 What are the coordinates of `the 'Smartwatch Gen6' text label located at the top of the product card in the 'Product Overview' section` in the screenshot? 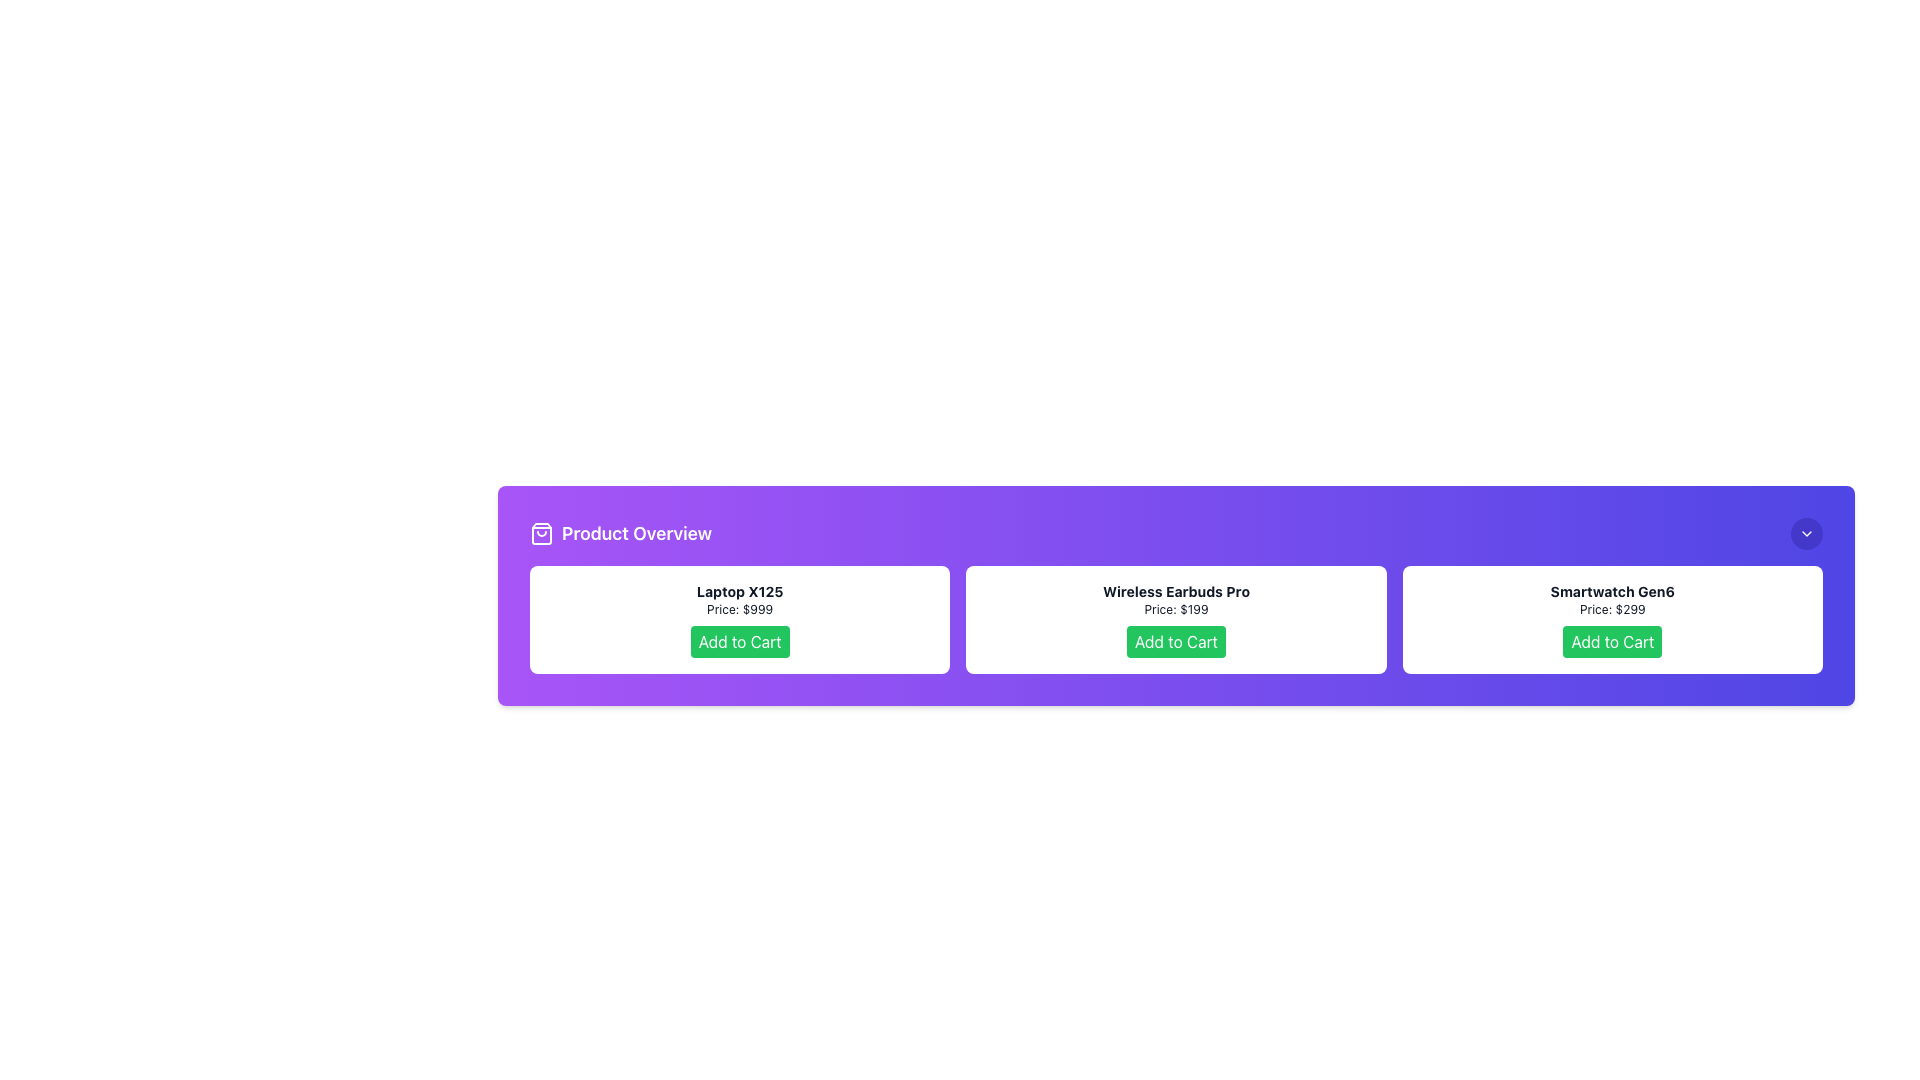 It's located at (1612, 590).